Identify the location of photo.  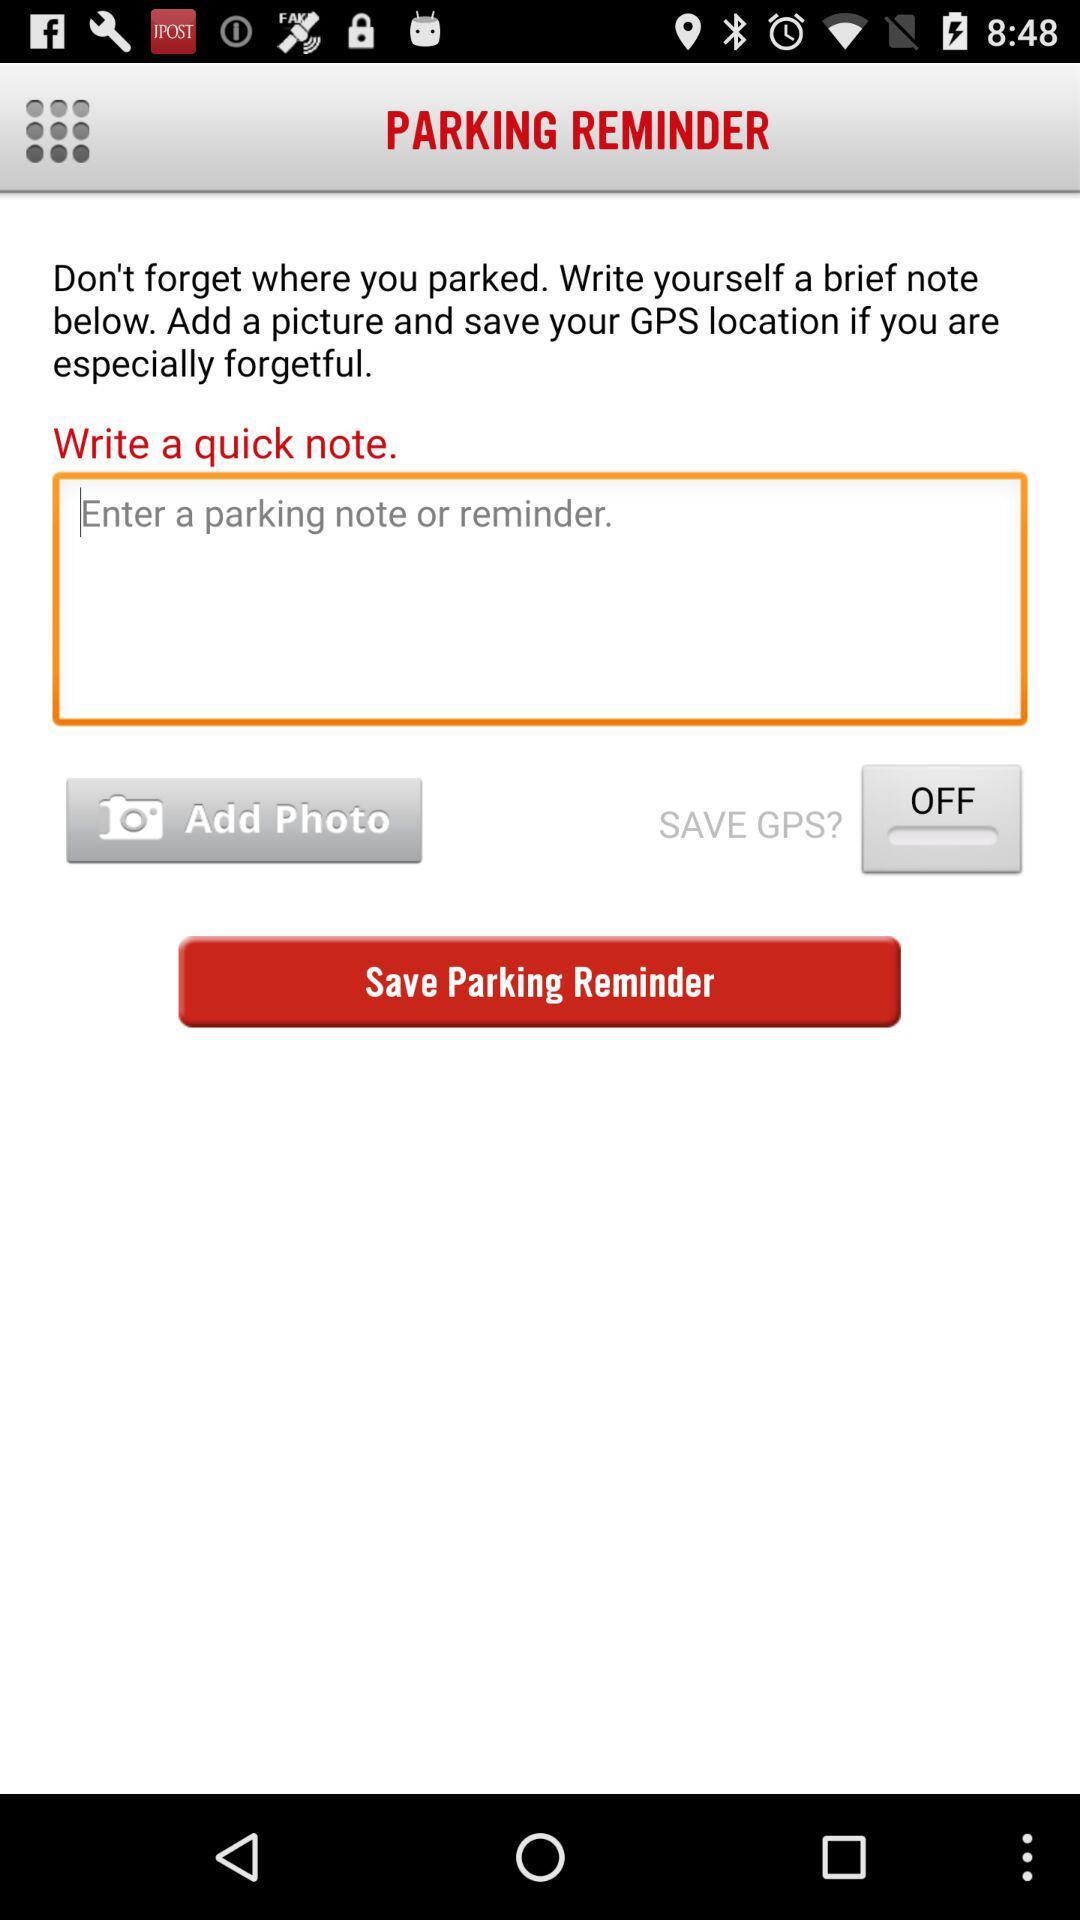
(243, 821).